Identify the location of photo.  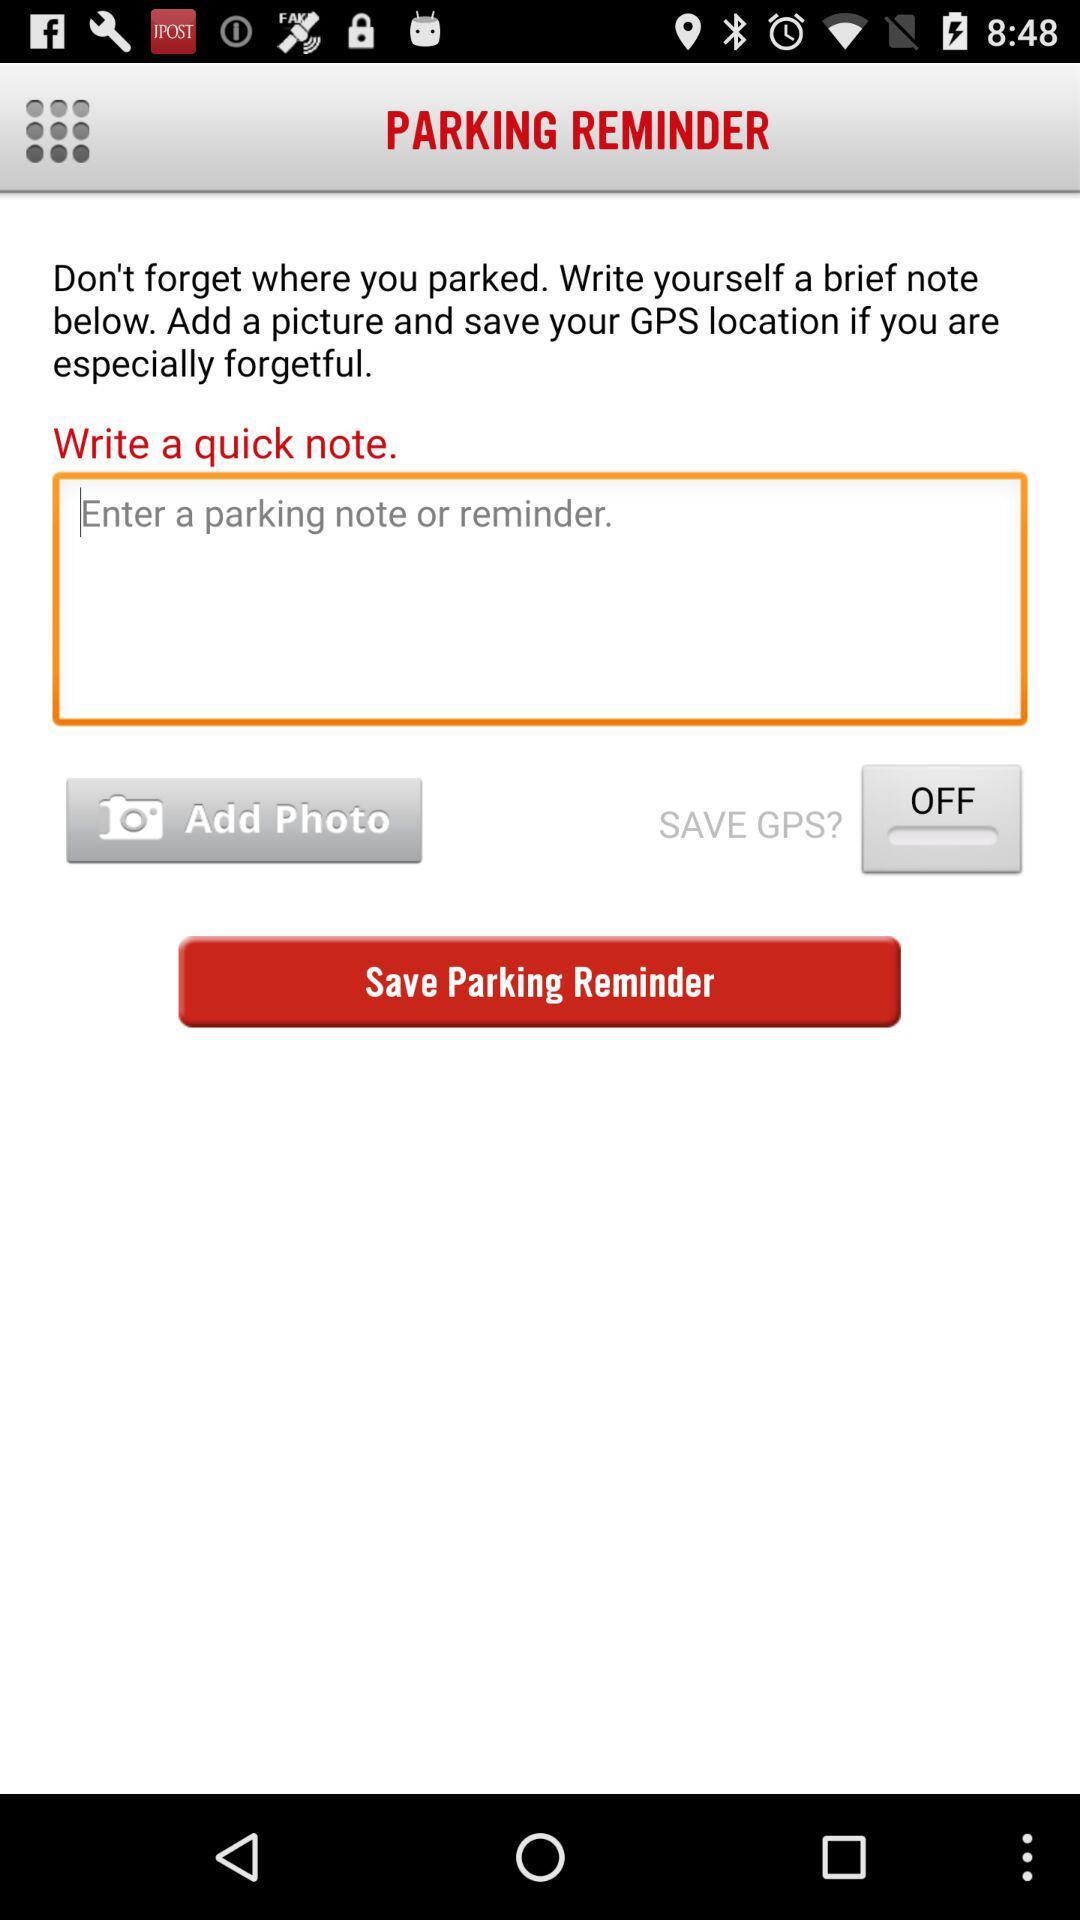
(243, 821).